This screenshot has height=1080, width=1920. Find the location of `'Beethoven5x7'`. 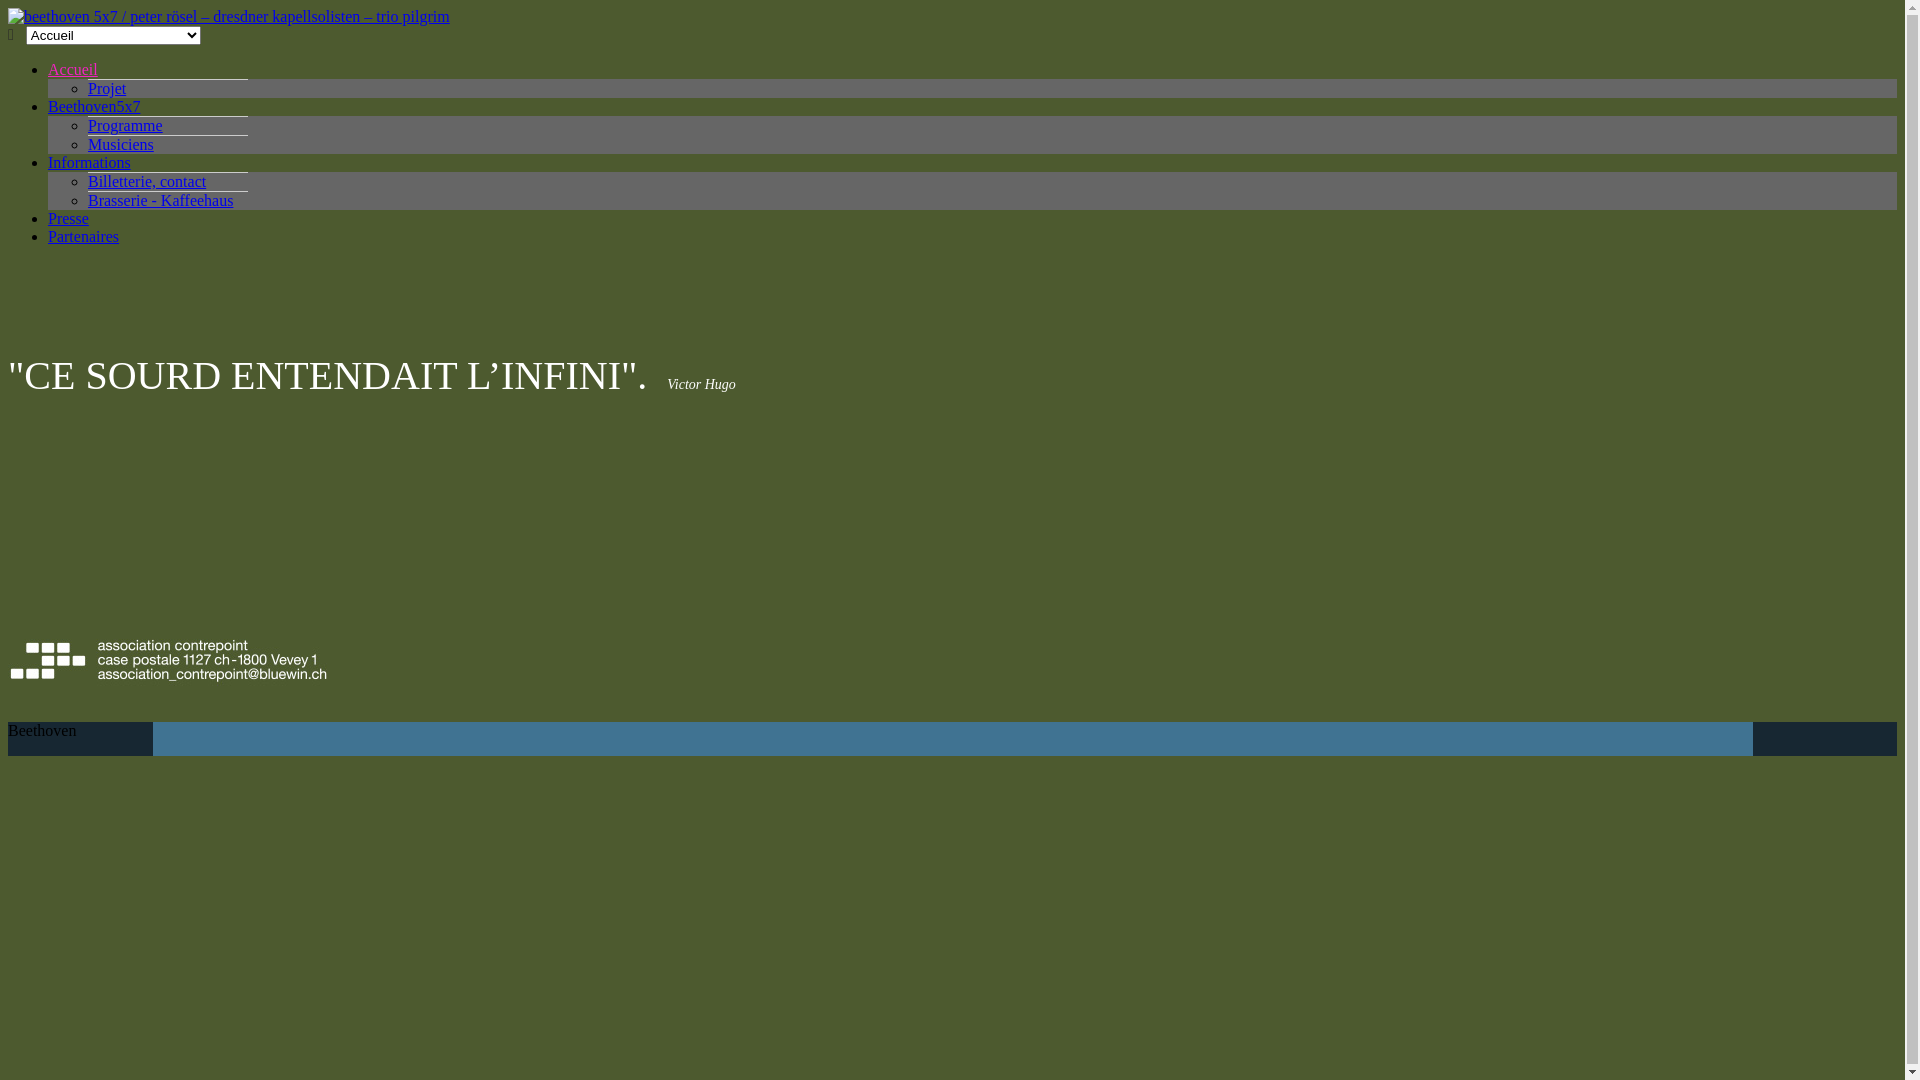

'Beethoven5x7' is located at coordinates (48, 106).